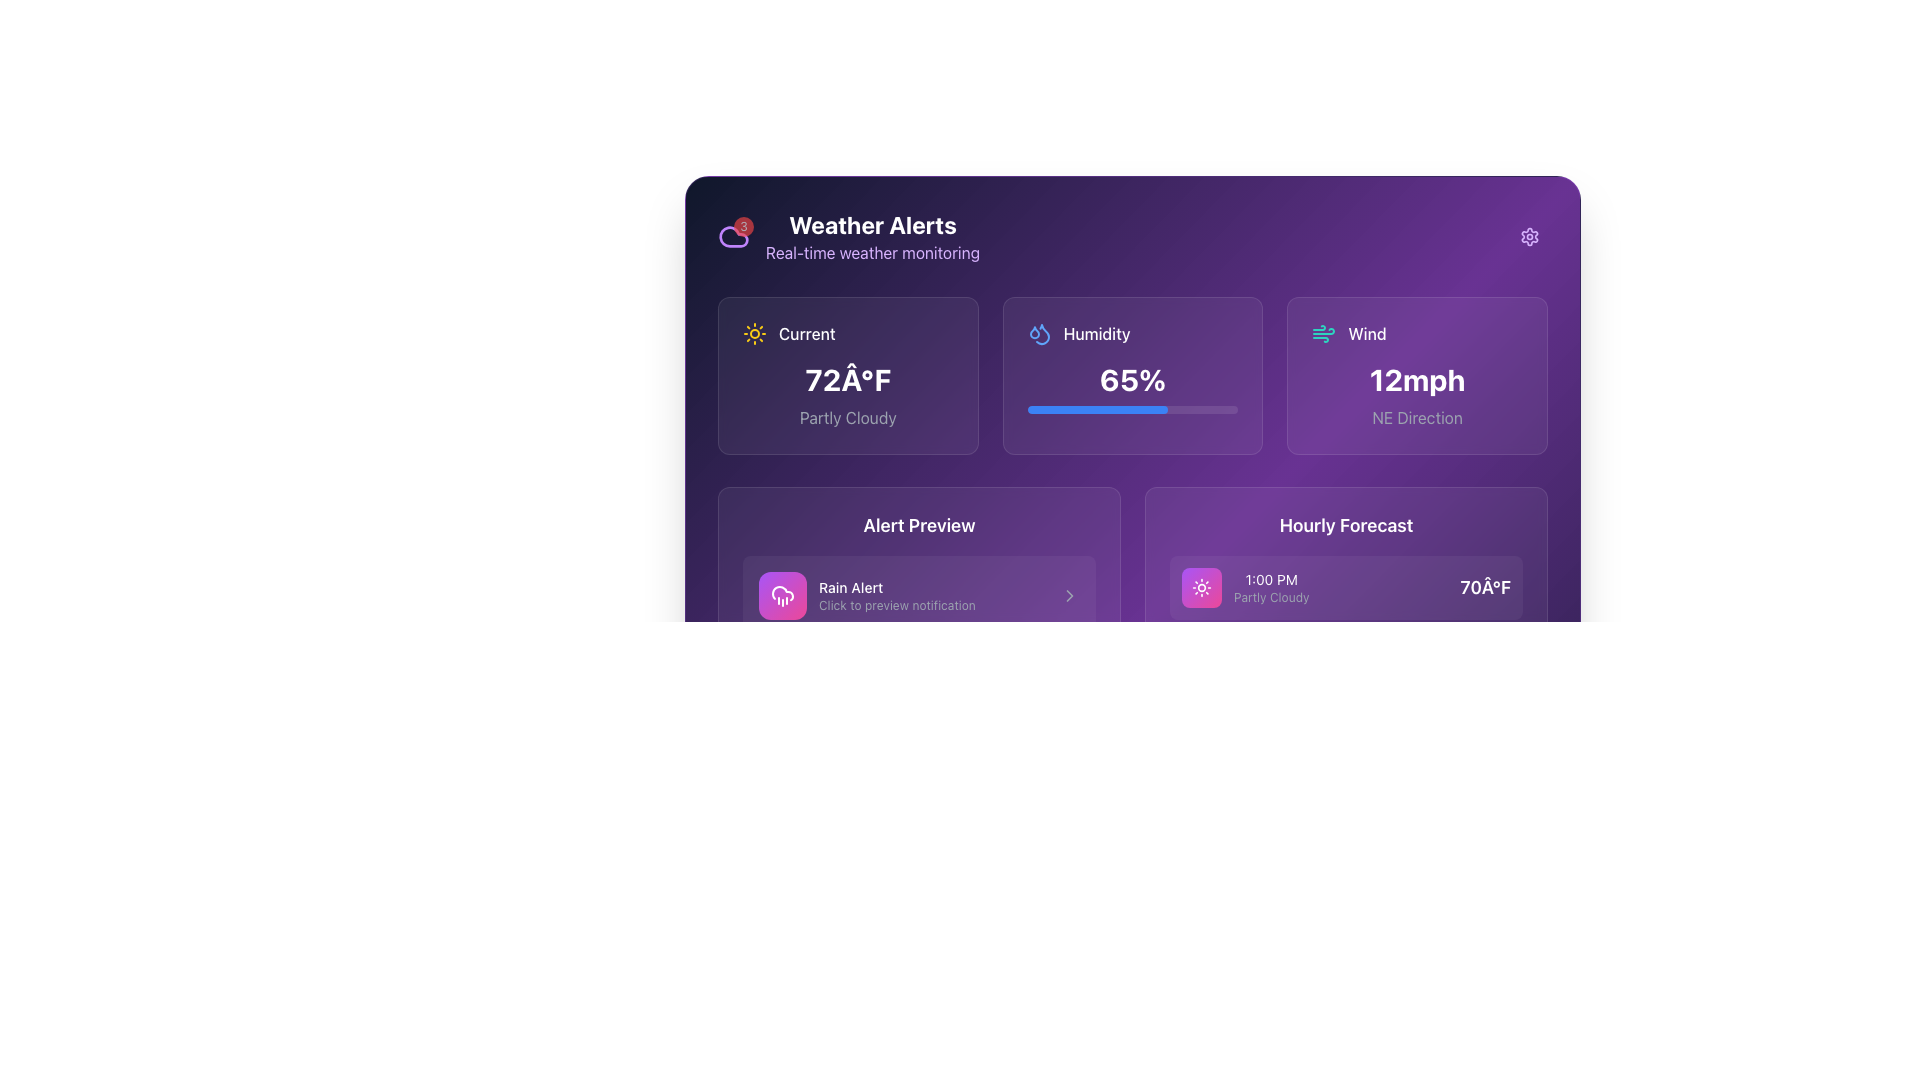 This screenshot has width=1920, height=1080. Describe the element at coordinates (733, 235) in the screenshot. I see `the Notification Badge located in the 'Weather Alerts' section, which indicates three notifications related to weather` at that location.